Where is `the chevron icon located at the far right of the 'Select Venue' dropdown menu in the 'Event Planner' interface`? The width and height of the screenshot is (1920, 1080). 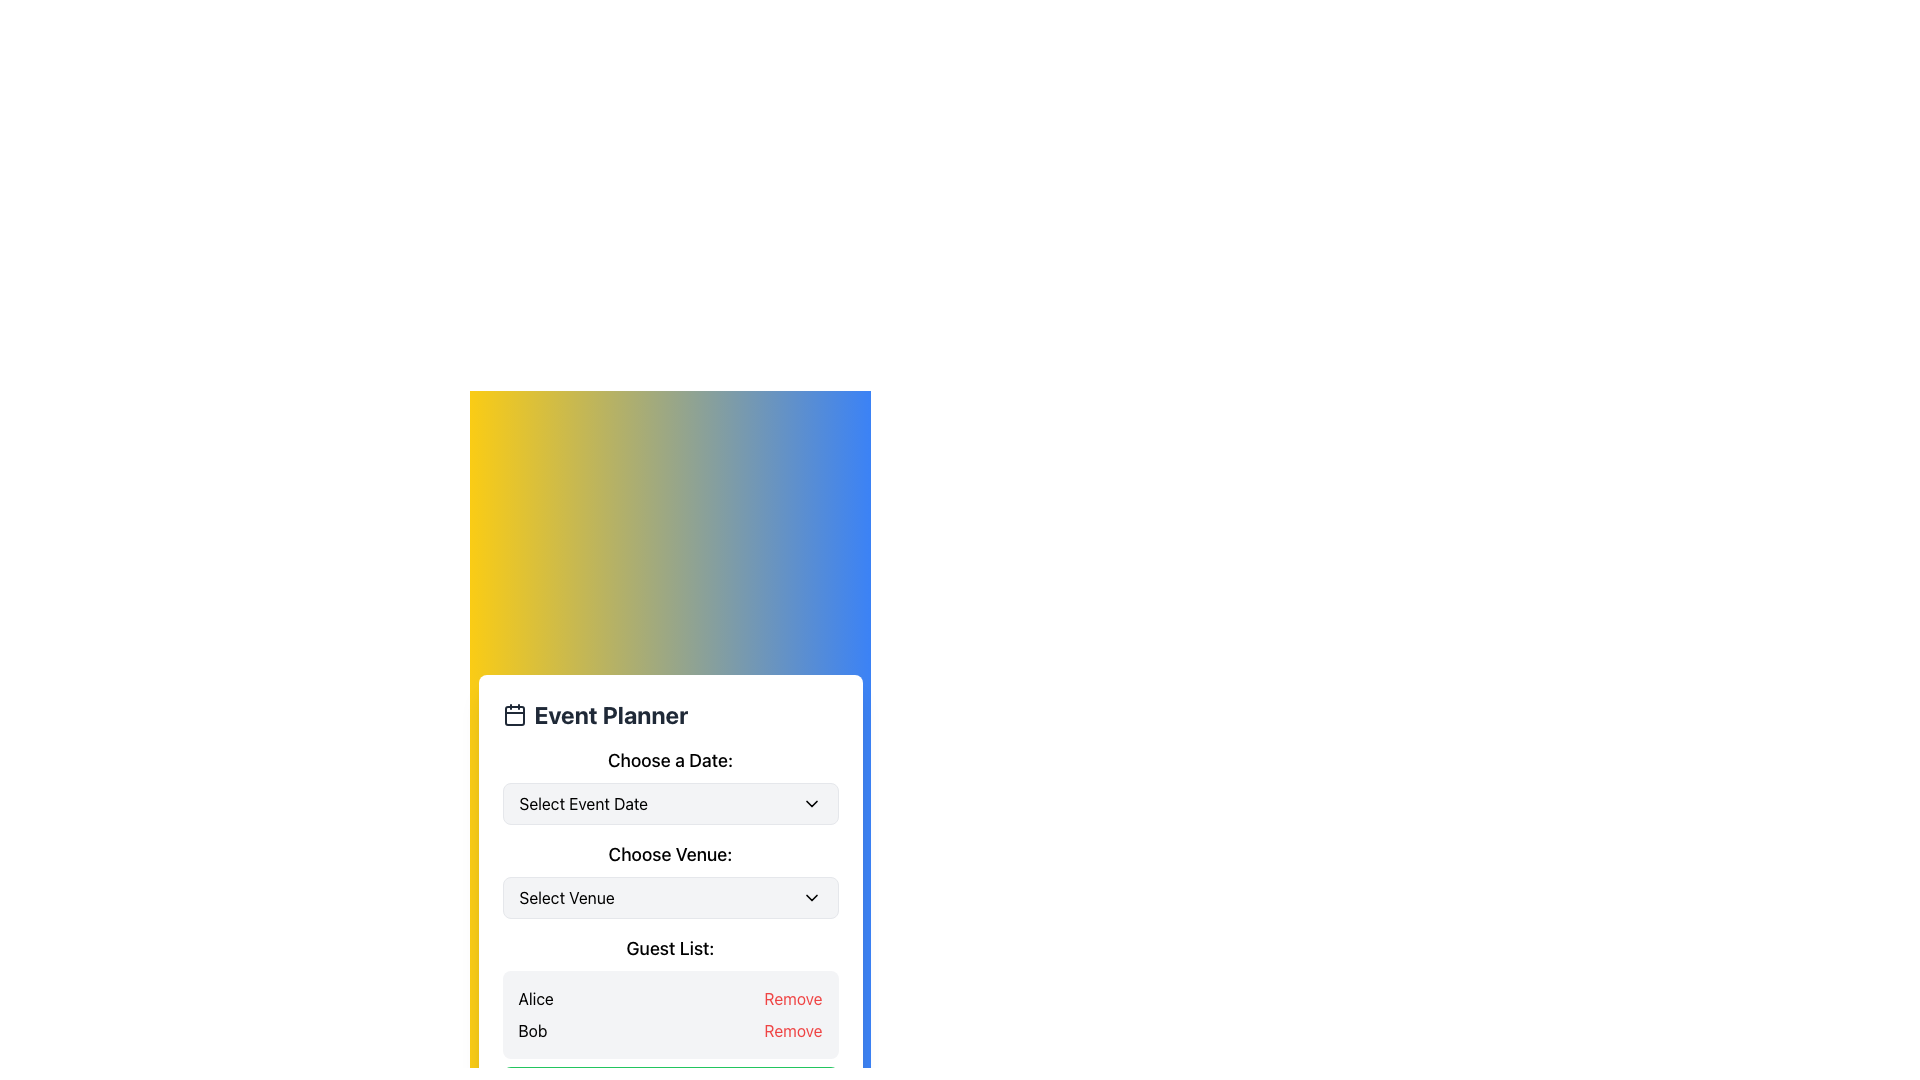
the chevron icon located at the far right of the 'Select Venue' dropdown menu in the 'Event Planner' interface is located at coordinates (811, 897).